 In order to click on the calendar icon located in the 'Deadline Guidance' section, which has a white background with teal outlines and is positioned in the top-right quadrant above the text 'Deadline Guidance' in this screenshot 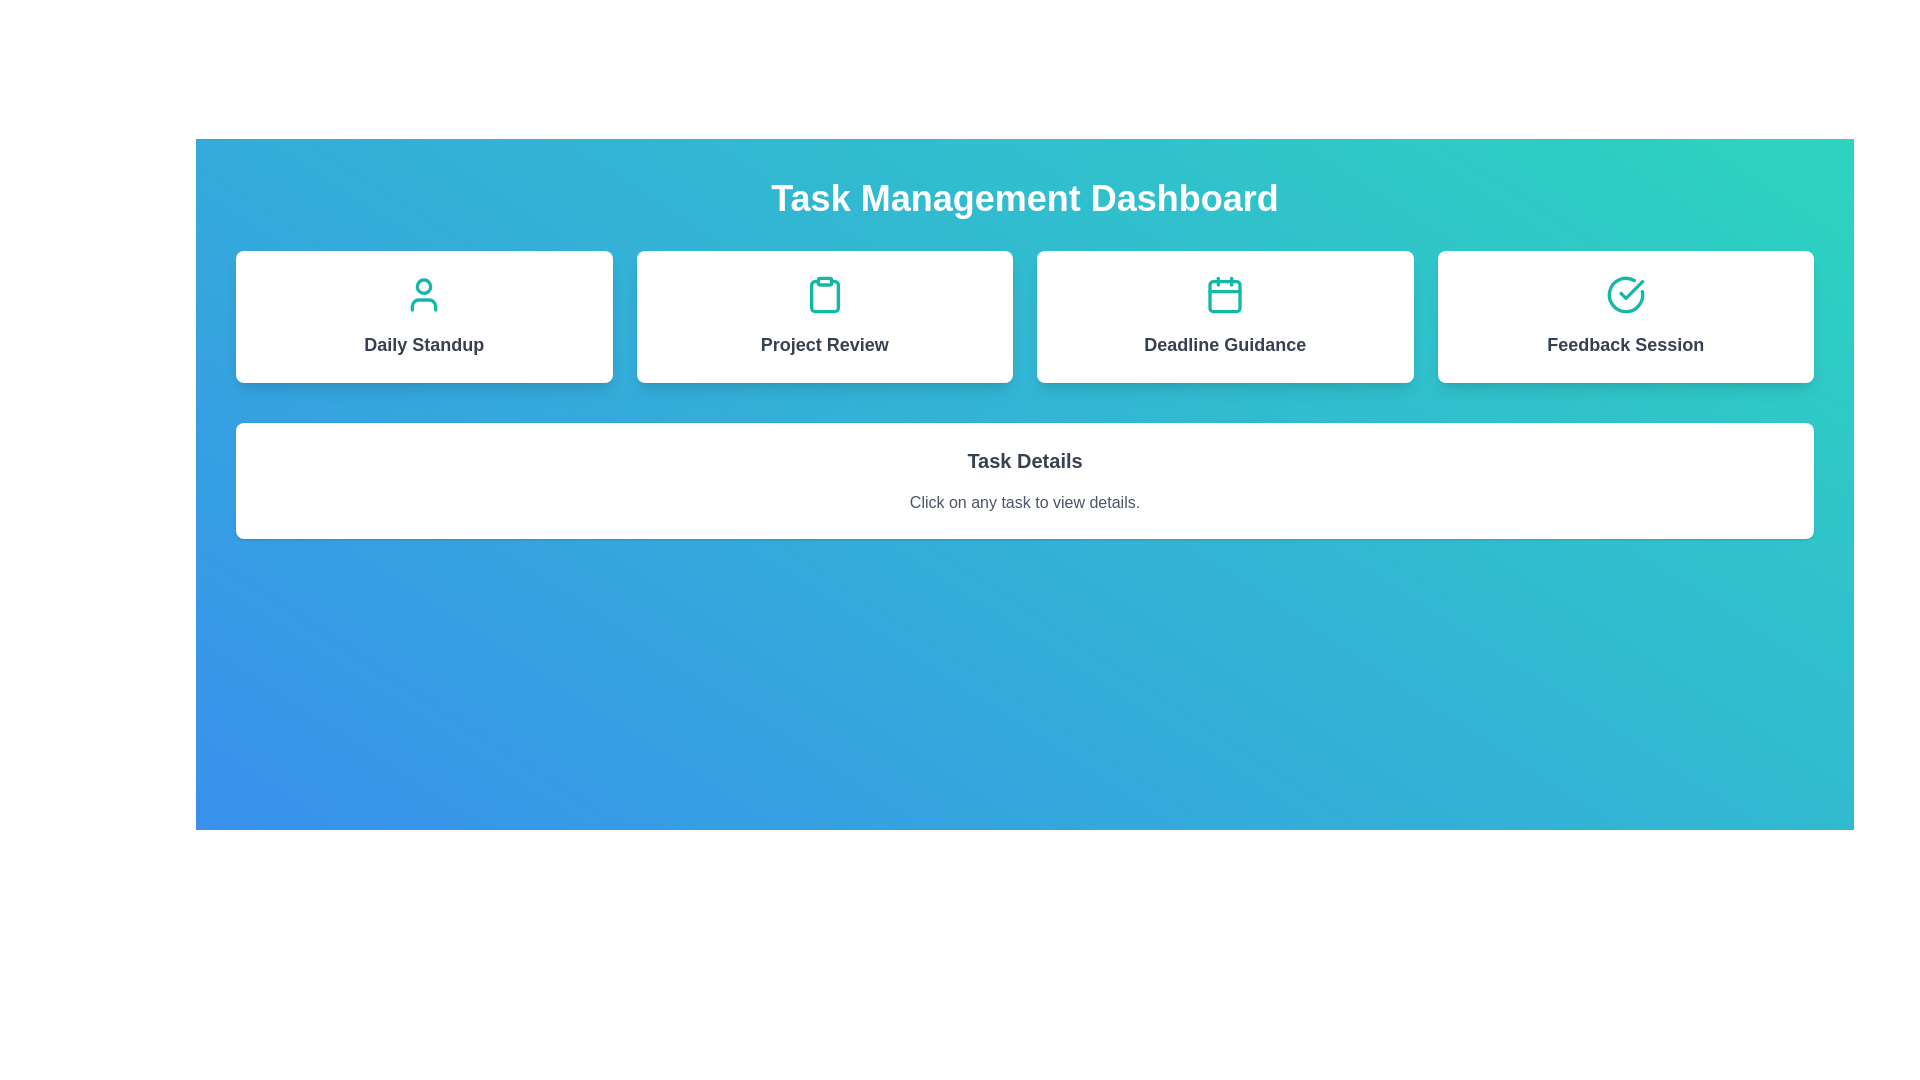, I will do `click(1224, 294)`.